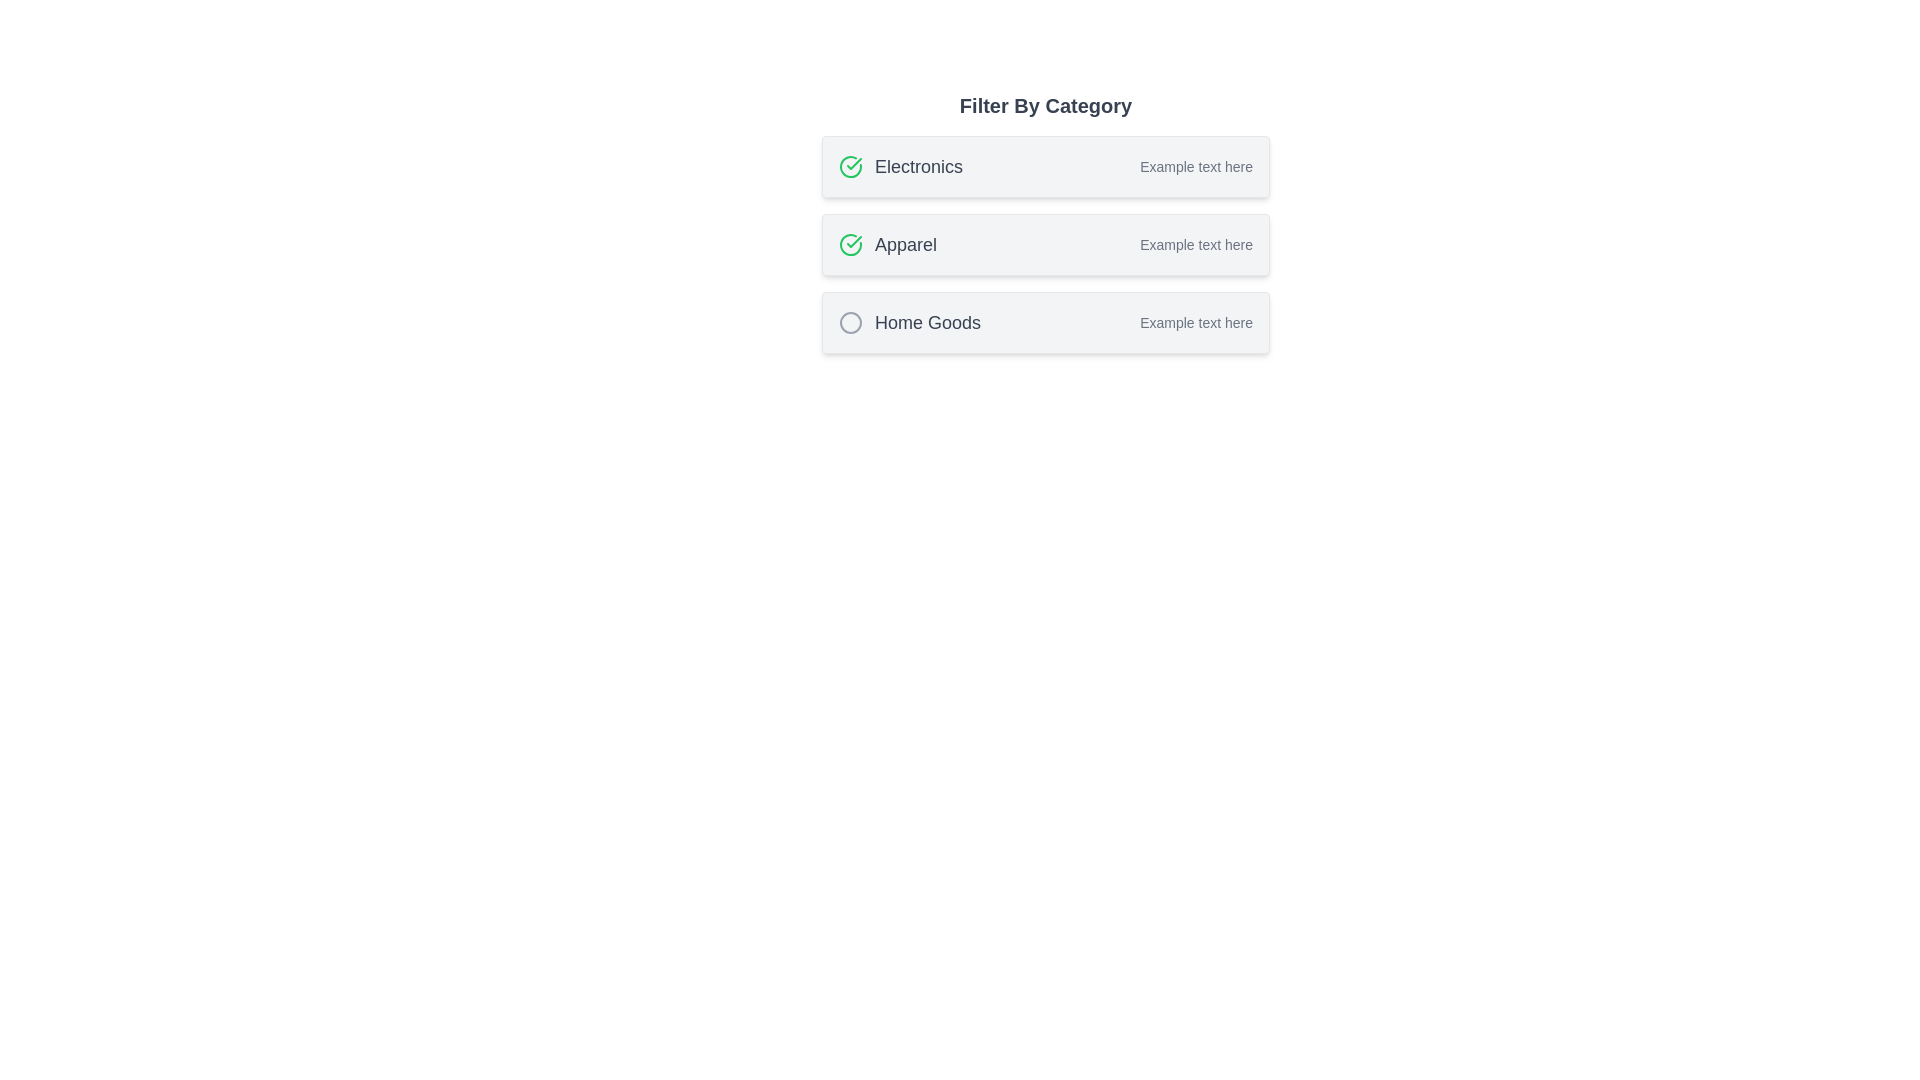 This screenshot has width=1920, height=1080. What do you see at coordinates (1196, 165) in the screenshot?
I see `descriptive text label next to the 'Electronics' category in the selection list, which provides additional information about the category` at bounding box center [1196, 165].